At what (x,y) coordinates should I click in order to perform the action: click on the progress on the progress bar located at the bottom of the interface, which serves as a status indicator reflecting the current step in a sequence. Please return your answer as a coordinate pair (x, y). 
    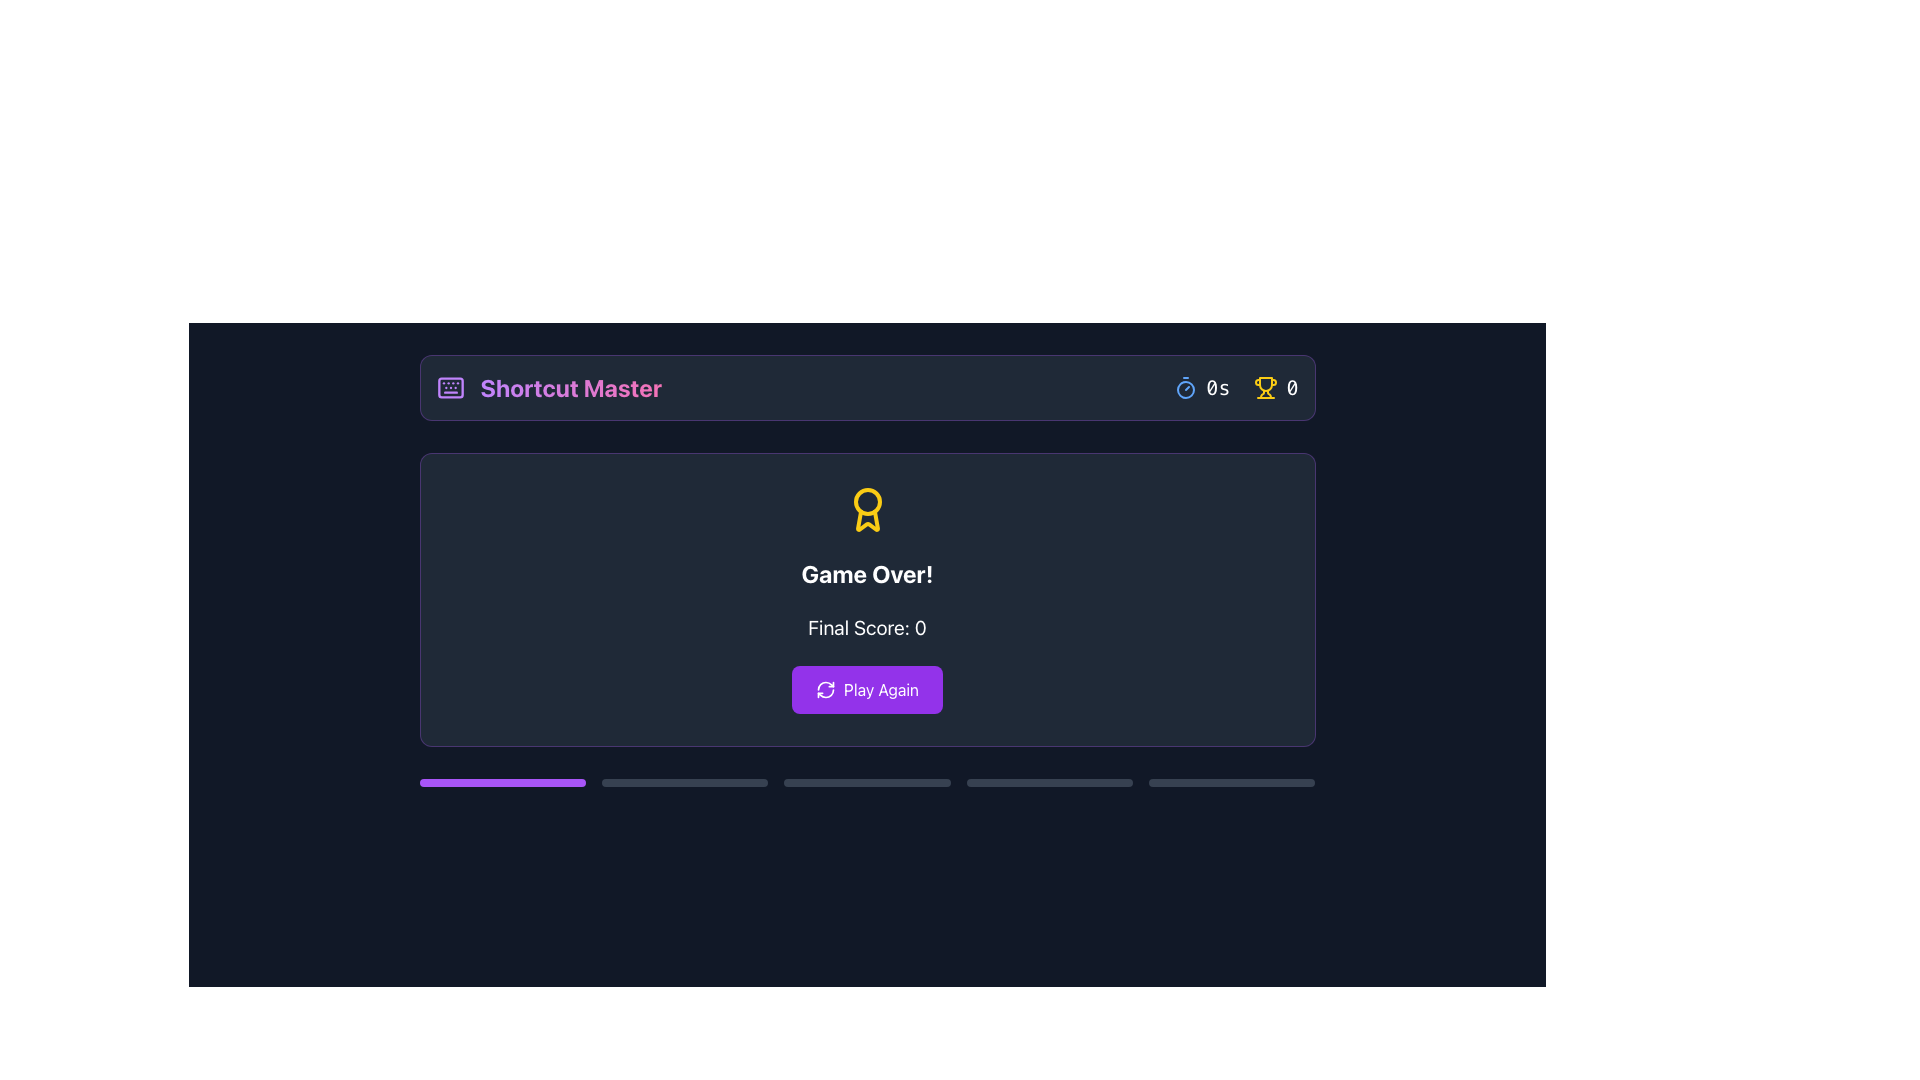
    Looking at the image, I should click on (867, 782).